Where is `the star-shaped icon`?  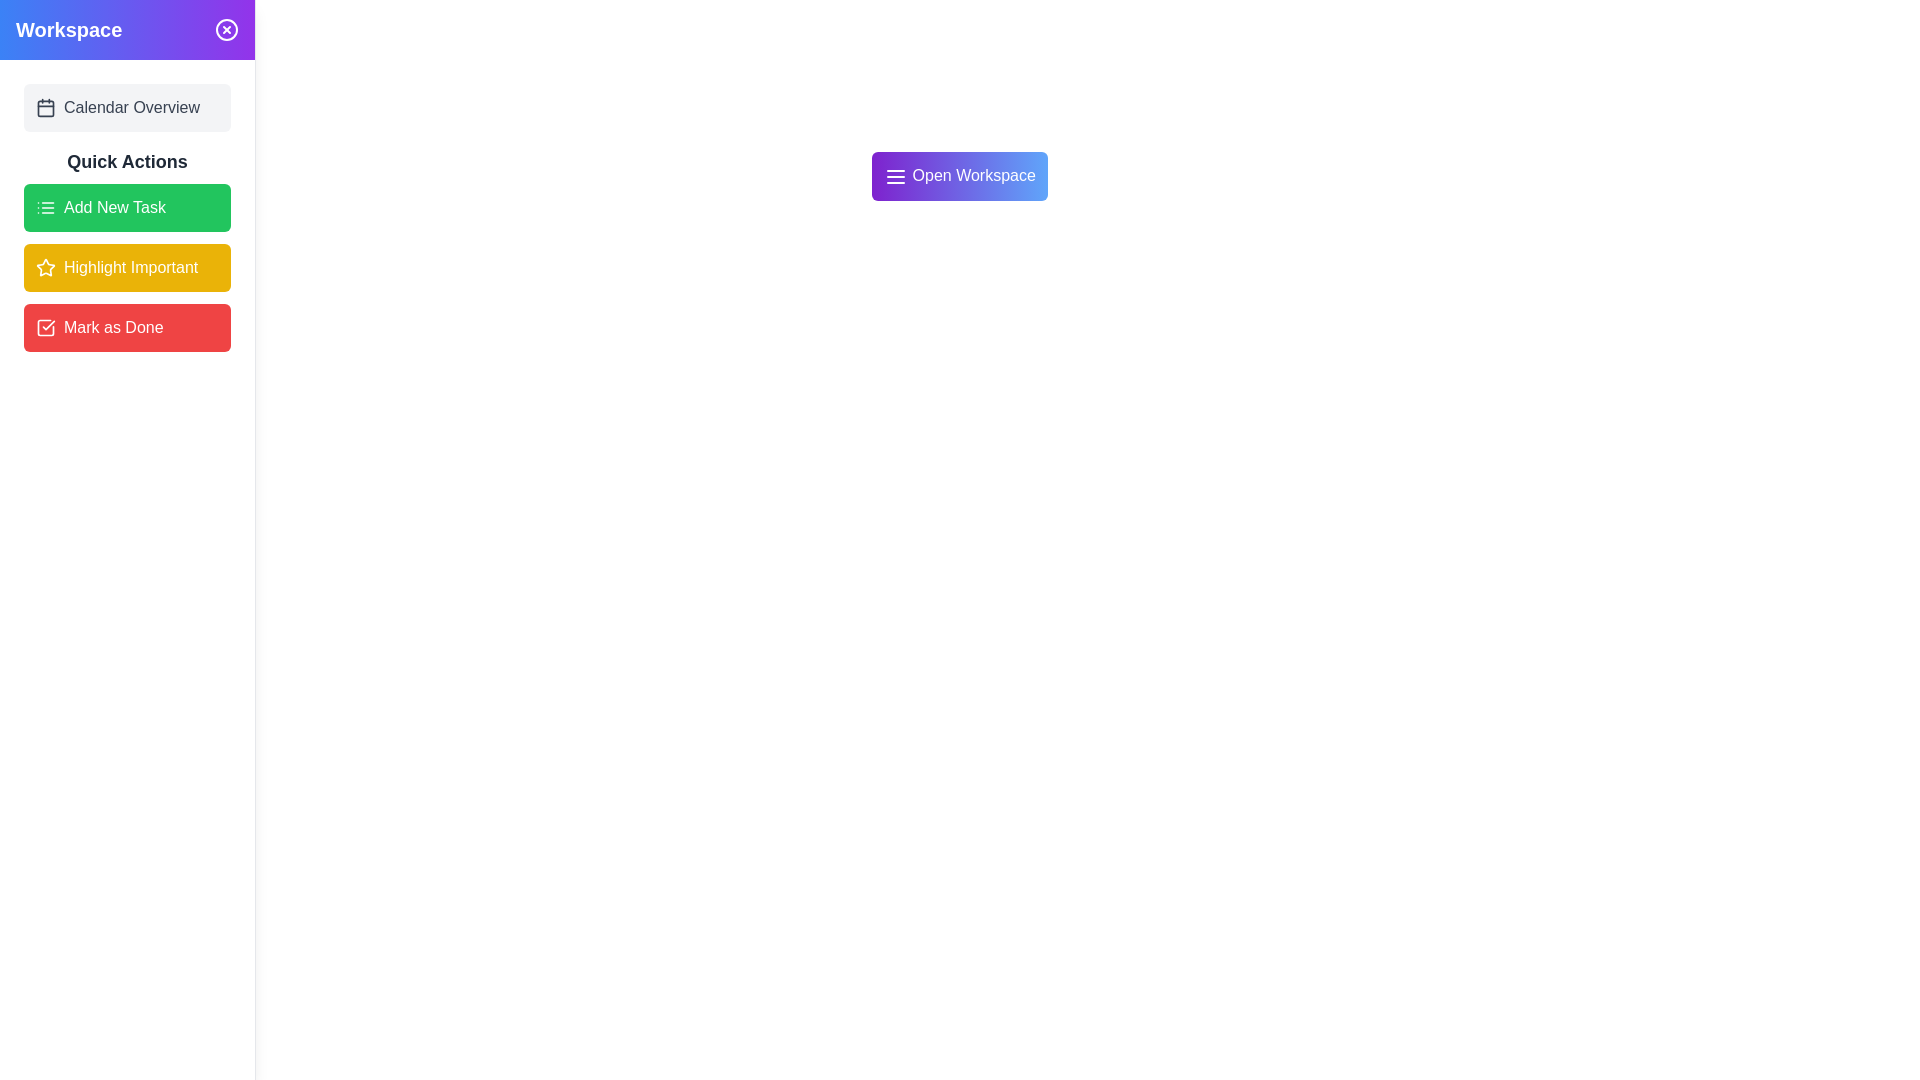
the star-shaped icon is located at coordinates (46, 266).